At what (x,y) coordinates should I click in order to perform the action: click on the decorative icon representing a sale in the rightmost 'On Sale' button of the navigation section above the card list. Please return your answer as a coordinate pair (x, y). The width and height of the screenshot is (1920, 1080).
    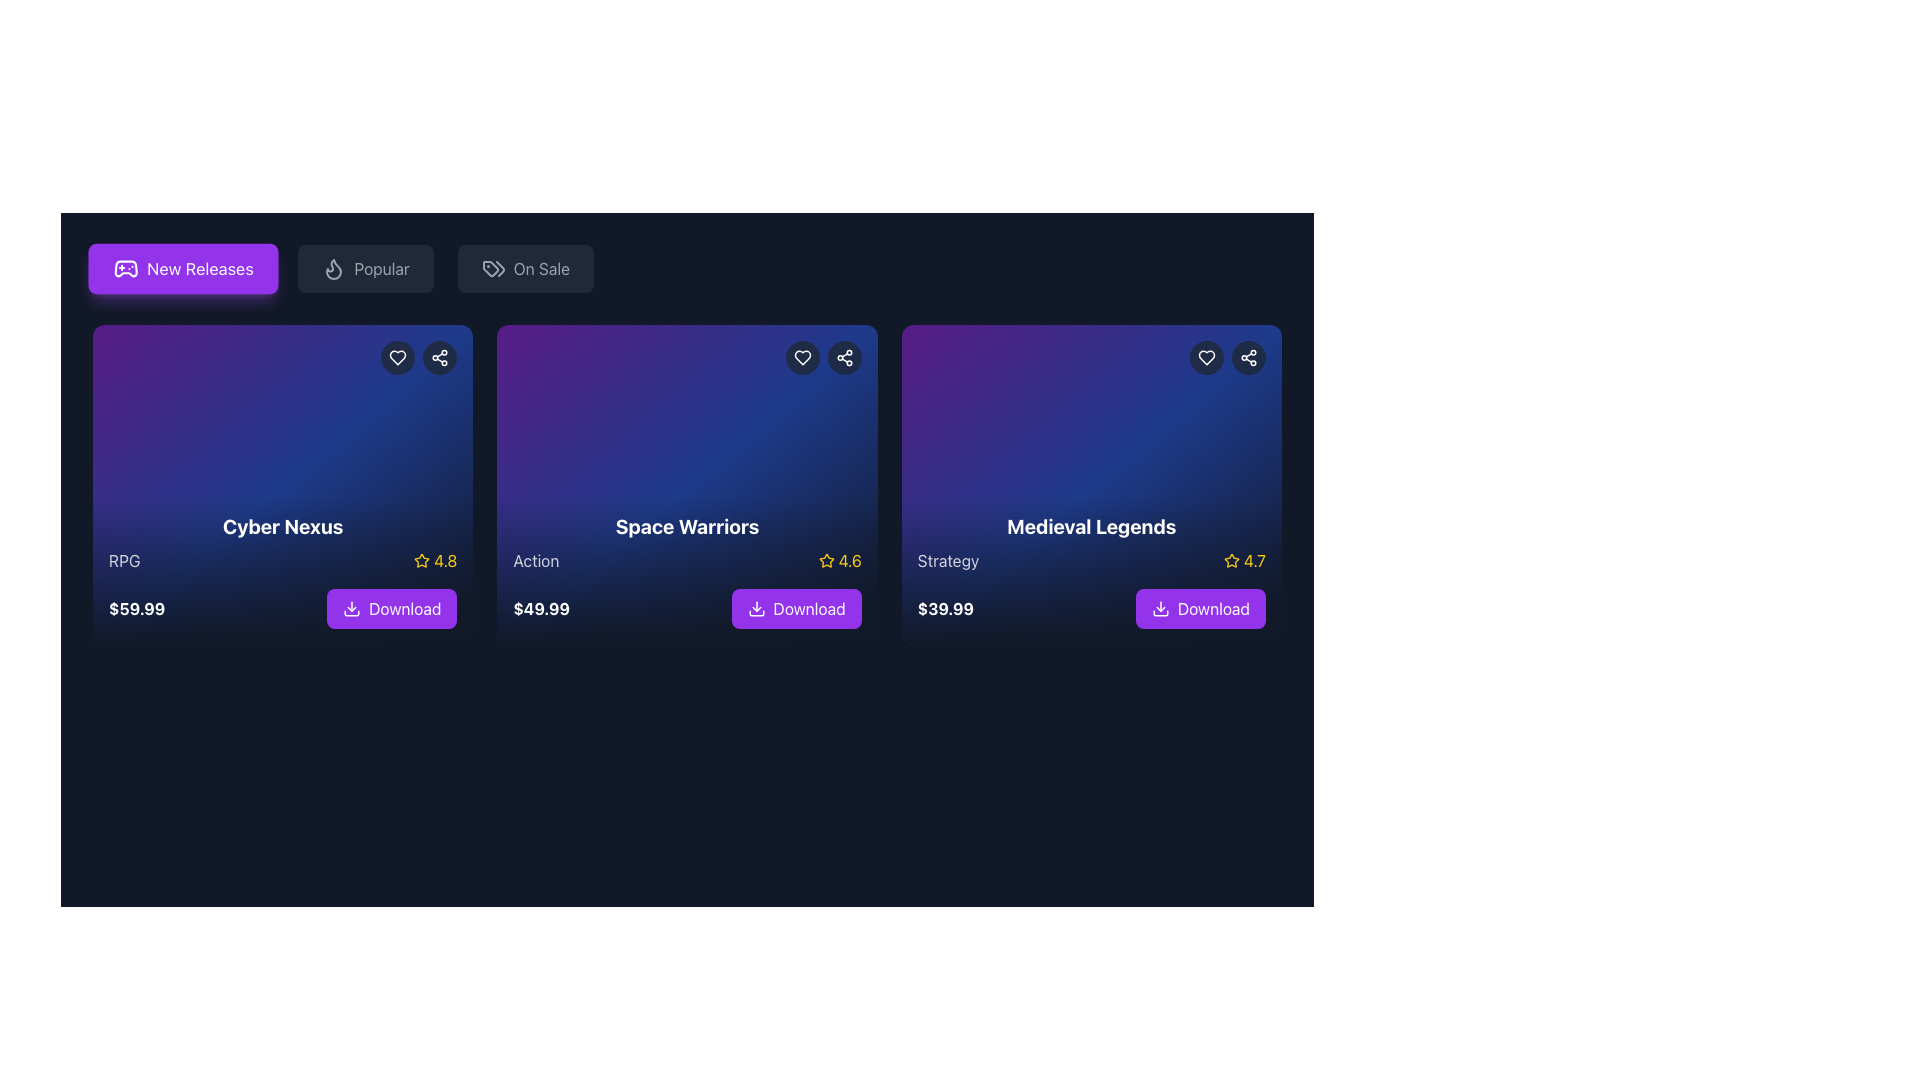
    Looking at the image, I should click on (500, 268).